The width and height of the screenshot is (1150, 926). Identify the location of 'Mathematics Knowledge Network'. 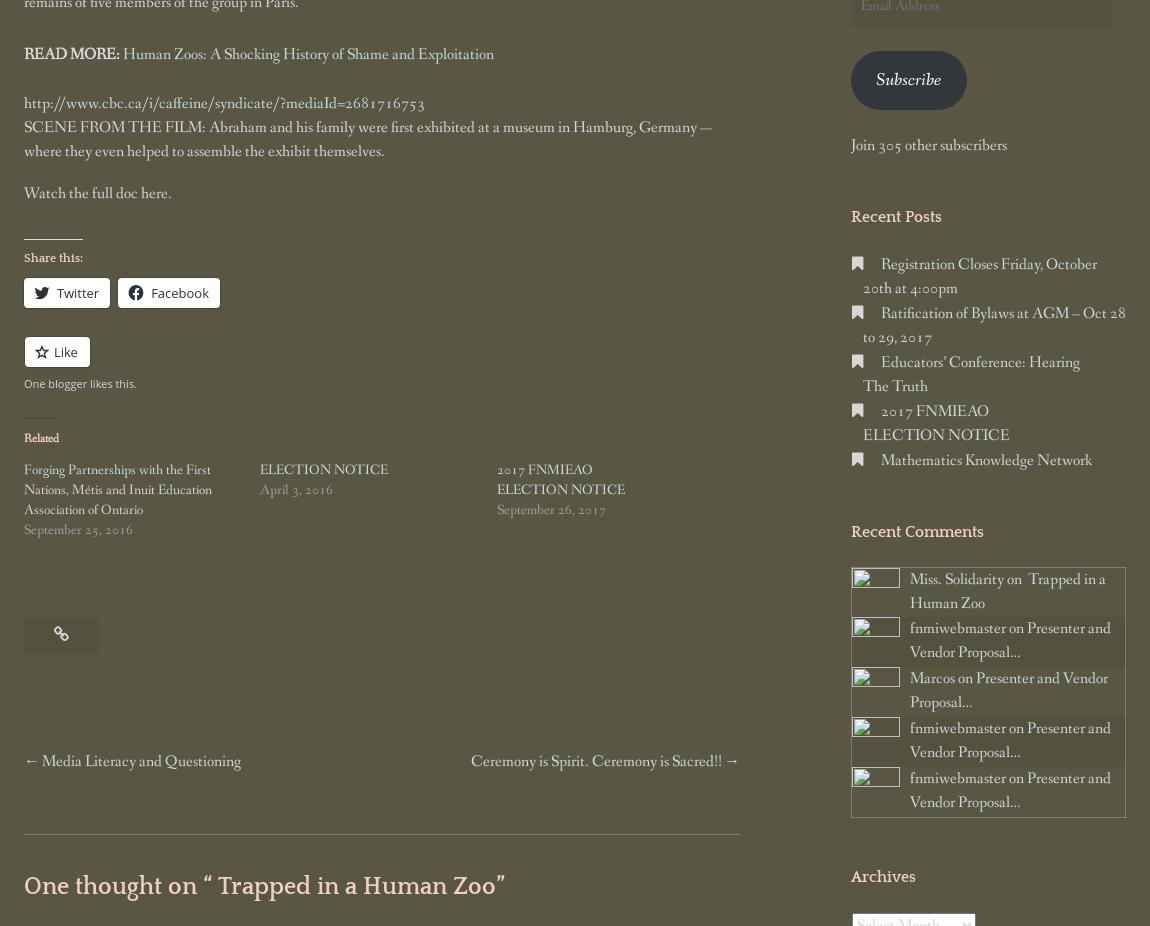
(985, 459).